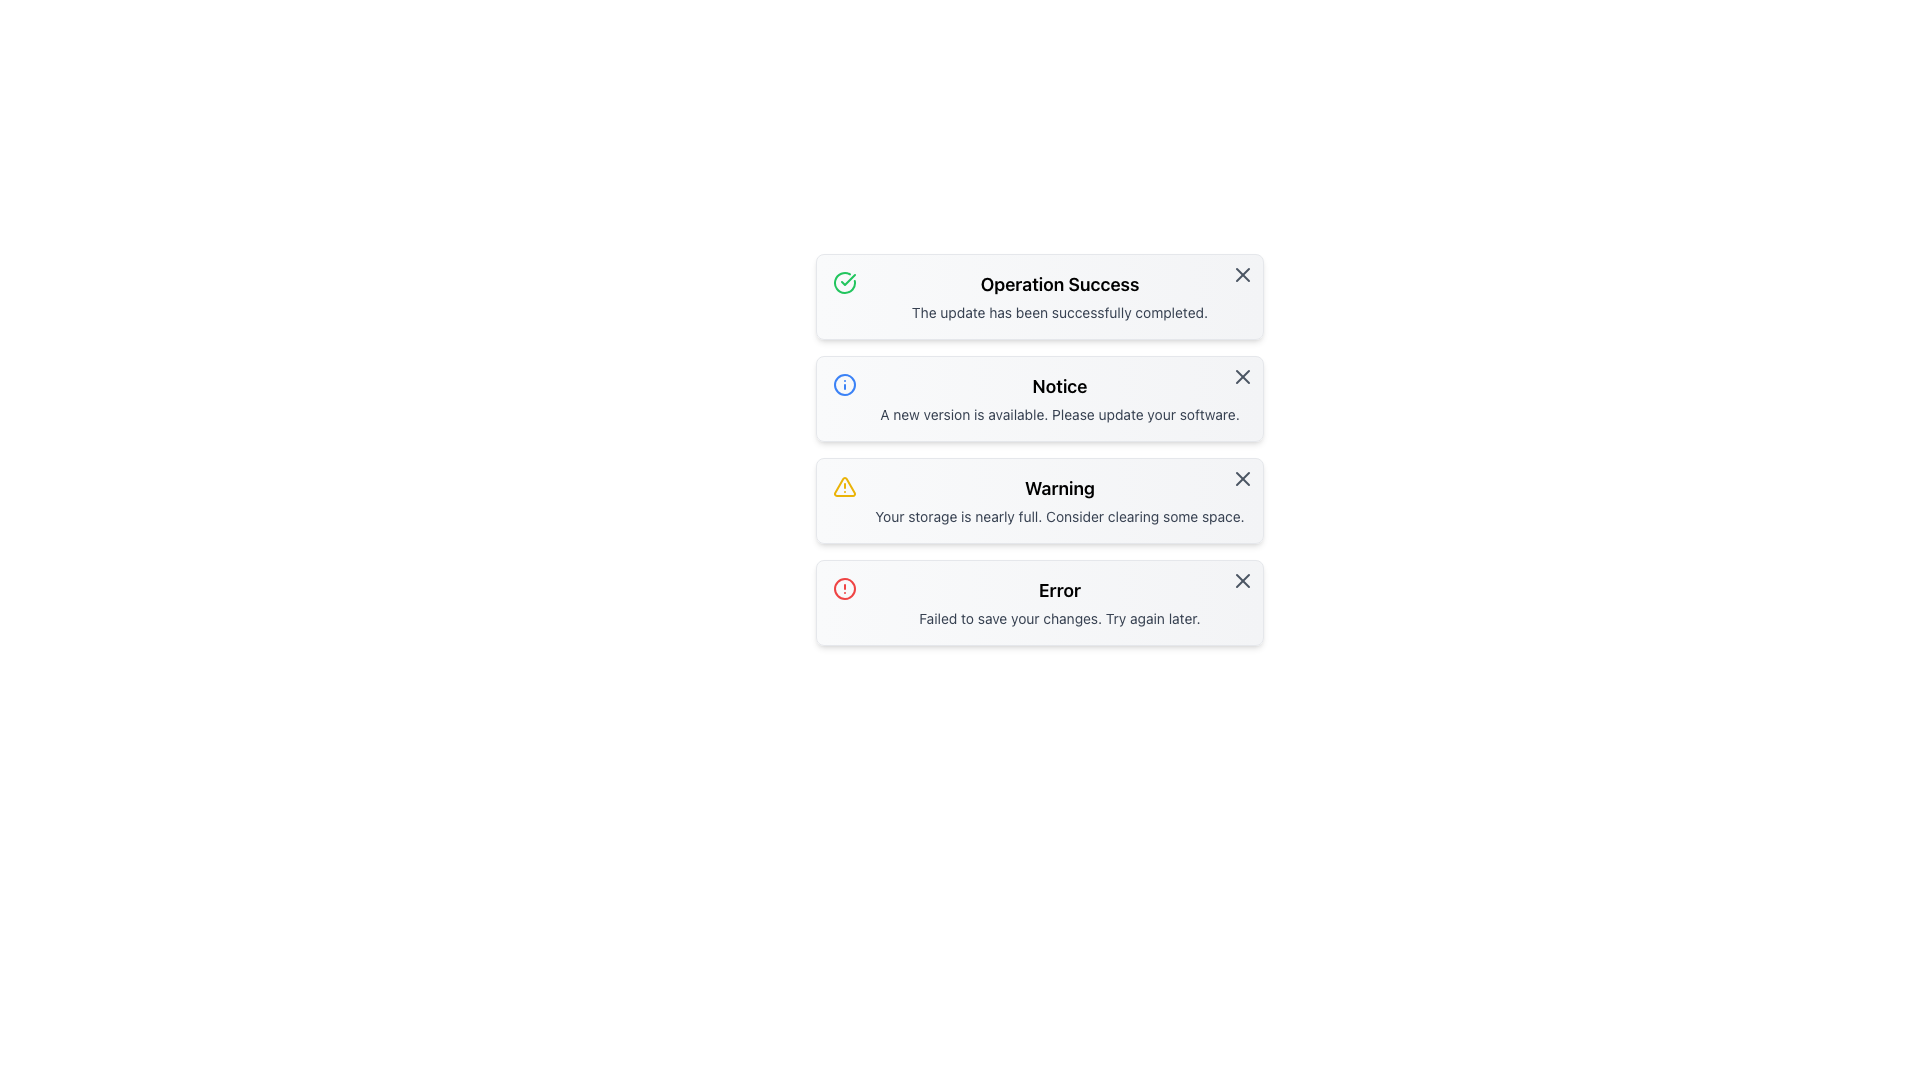 This screenshot has height=1080, width=1920. I want to click on the yellow triangle warning icon with an exclamation mark symbol, which is part of the panel indicating storage issues, so click(844, 486).